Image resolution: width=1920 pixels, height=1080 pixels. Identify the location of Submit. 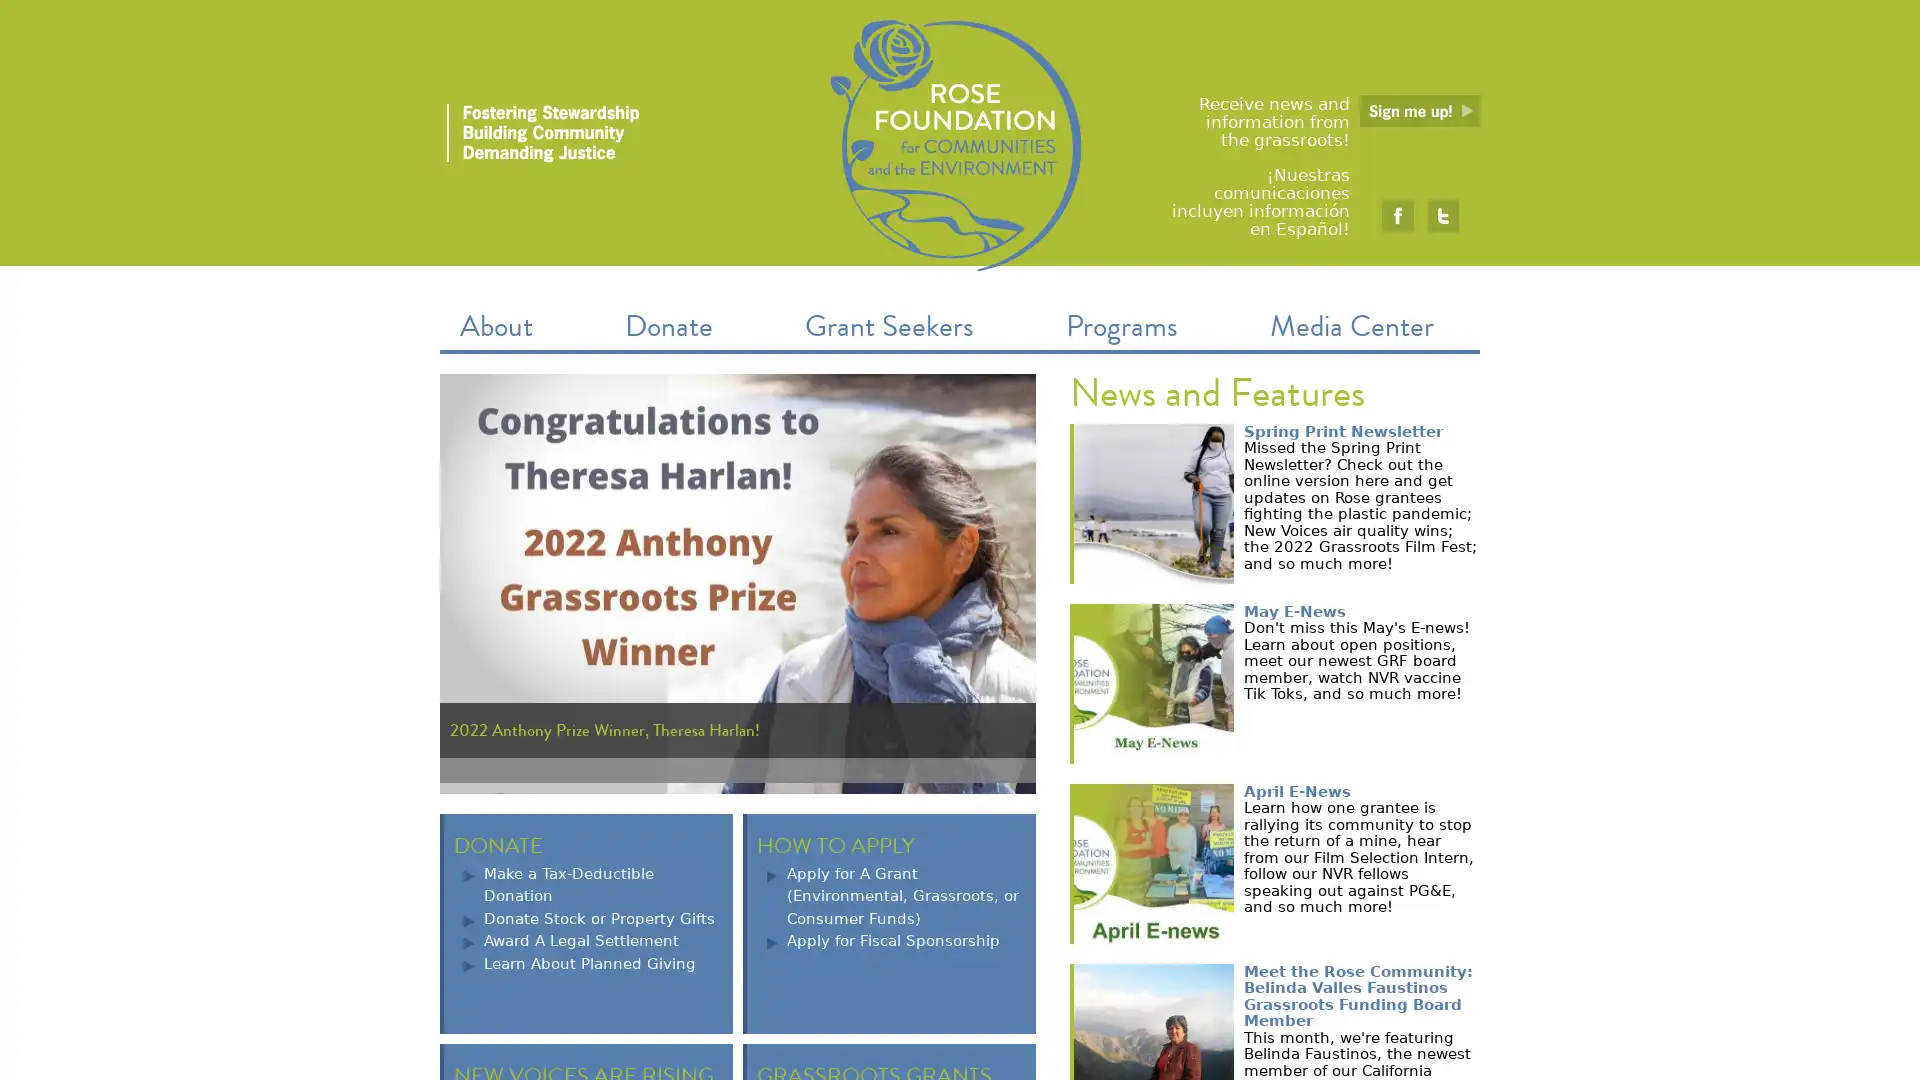
(1419, 111).